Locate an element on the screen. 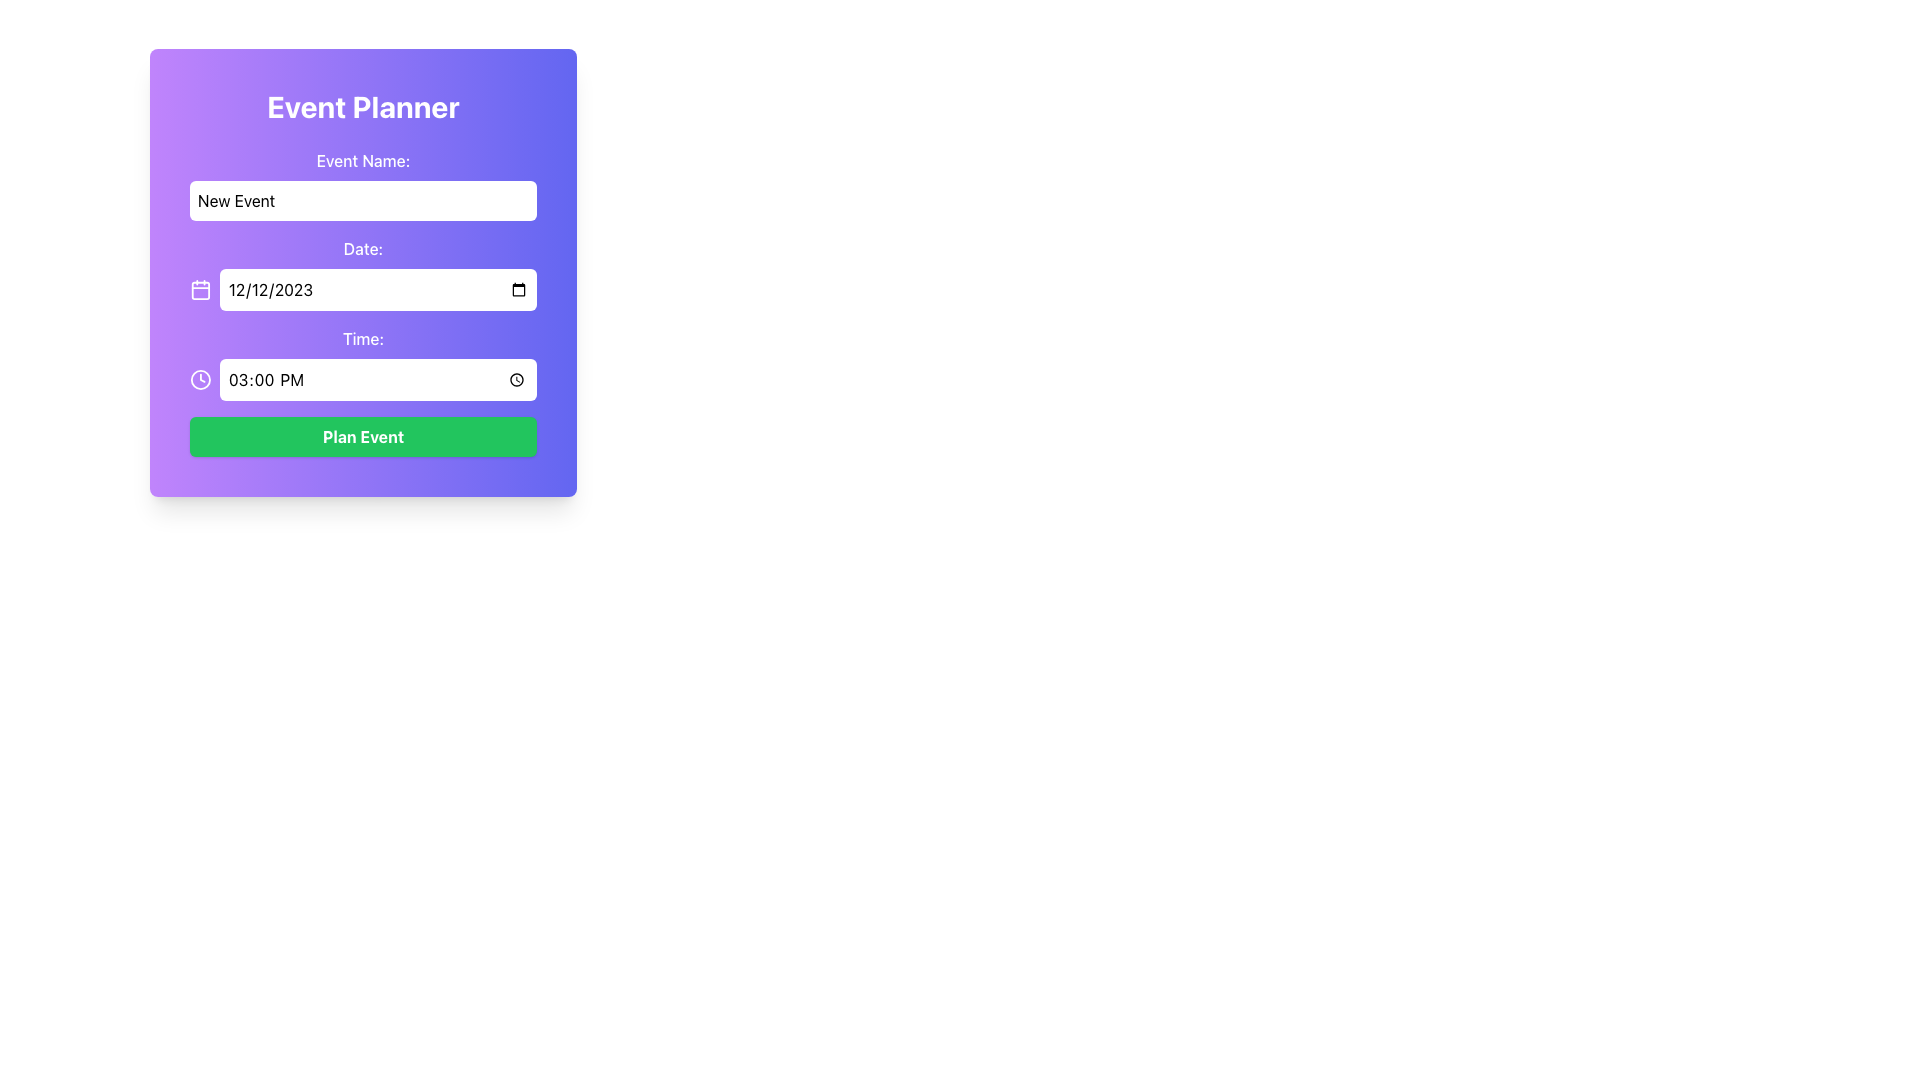 The height and width of the screenshot is (1080, 1920). the Text Label that identifies the purpose of the input field for setting a time, located beneath the 'Date:' label and above the 'Plan Event' button is located at coordinates (363, 363).